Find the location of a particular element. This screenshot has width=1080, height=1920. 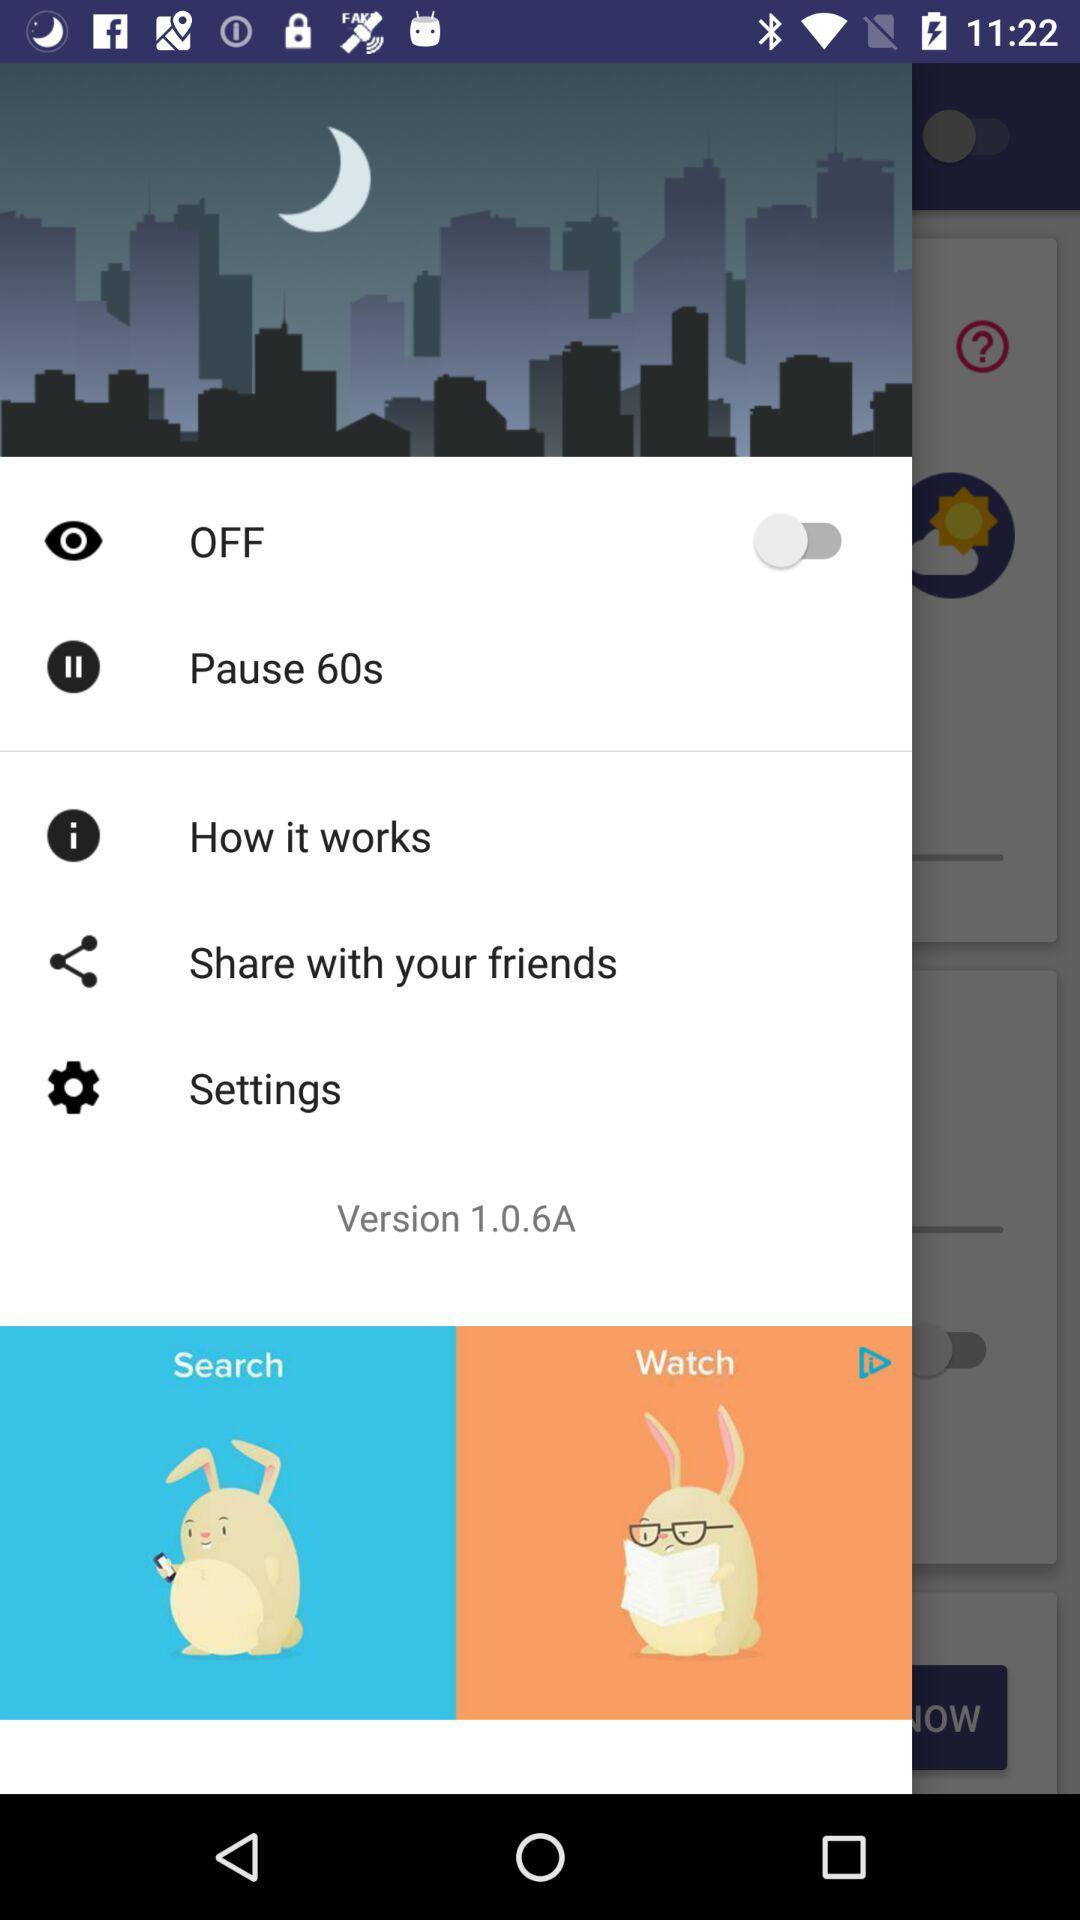

help button is located at coordinates (981, 346).